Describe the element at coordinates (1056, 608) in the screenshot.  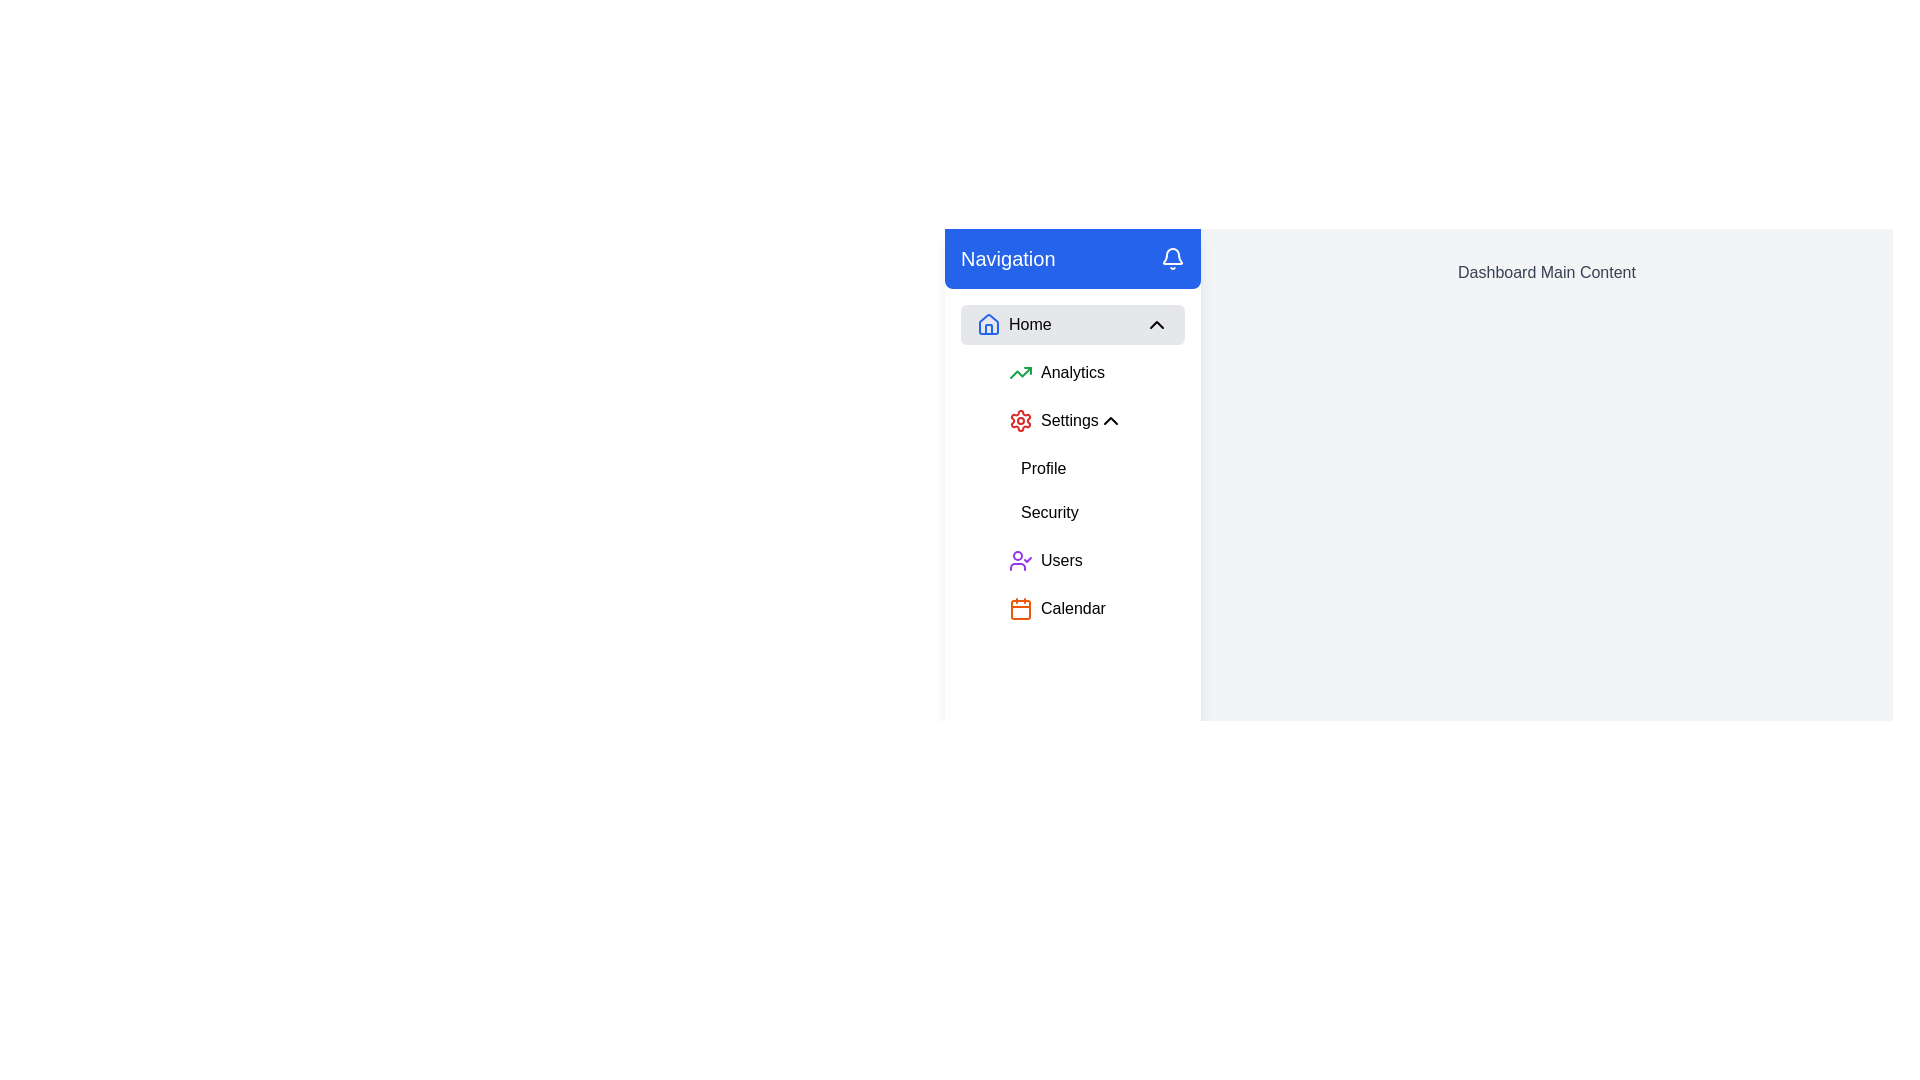
I see `the navigational button located in the vertical menu that directs users to the 'Calendar' section of the application` at that location.